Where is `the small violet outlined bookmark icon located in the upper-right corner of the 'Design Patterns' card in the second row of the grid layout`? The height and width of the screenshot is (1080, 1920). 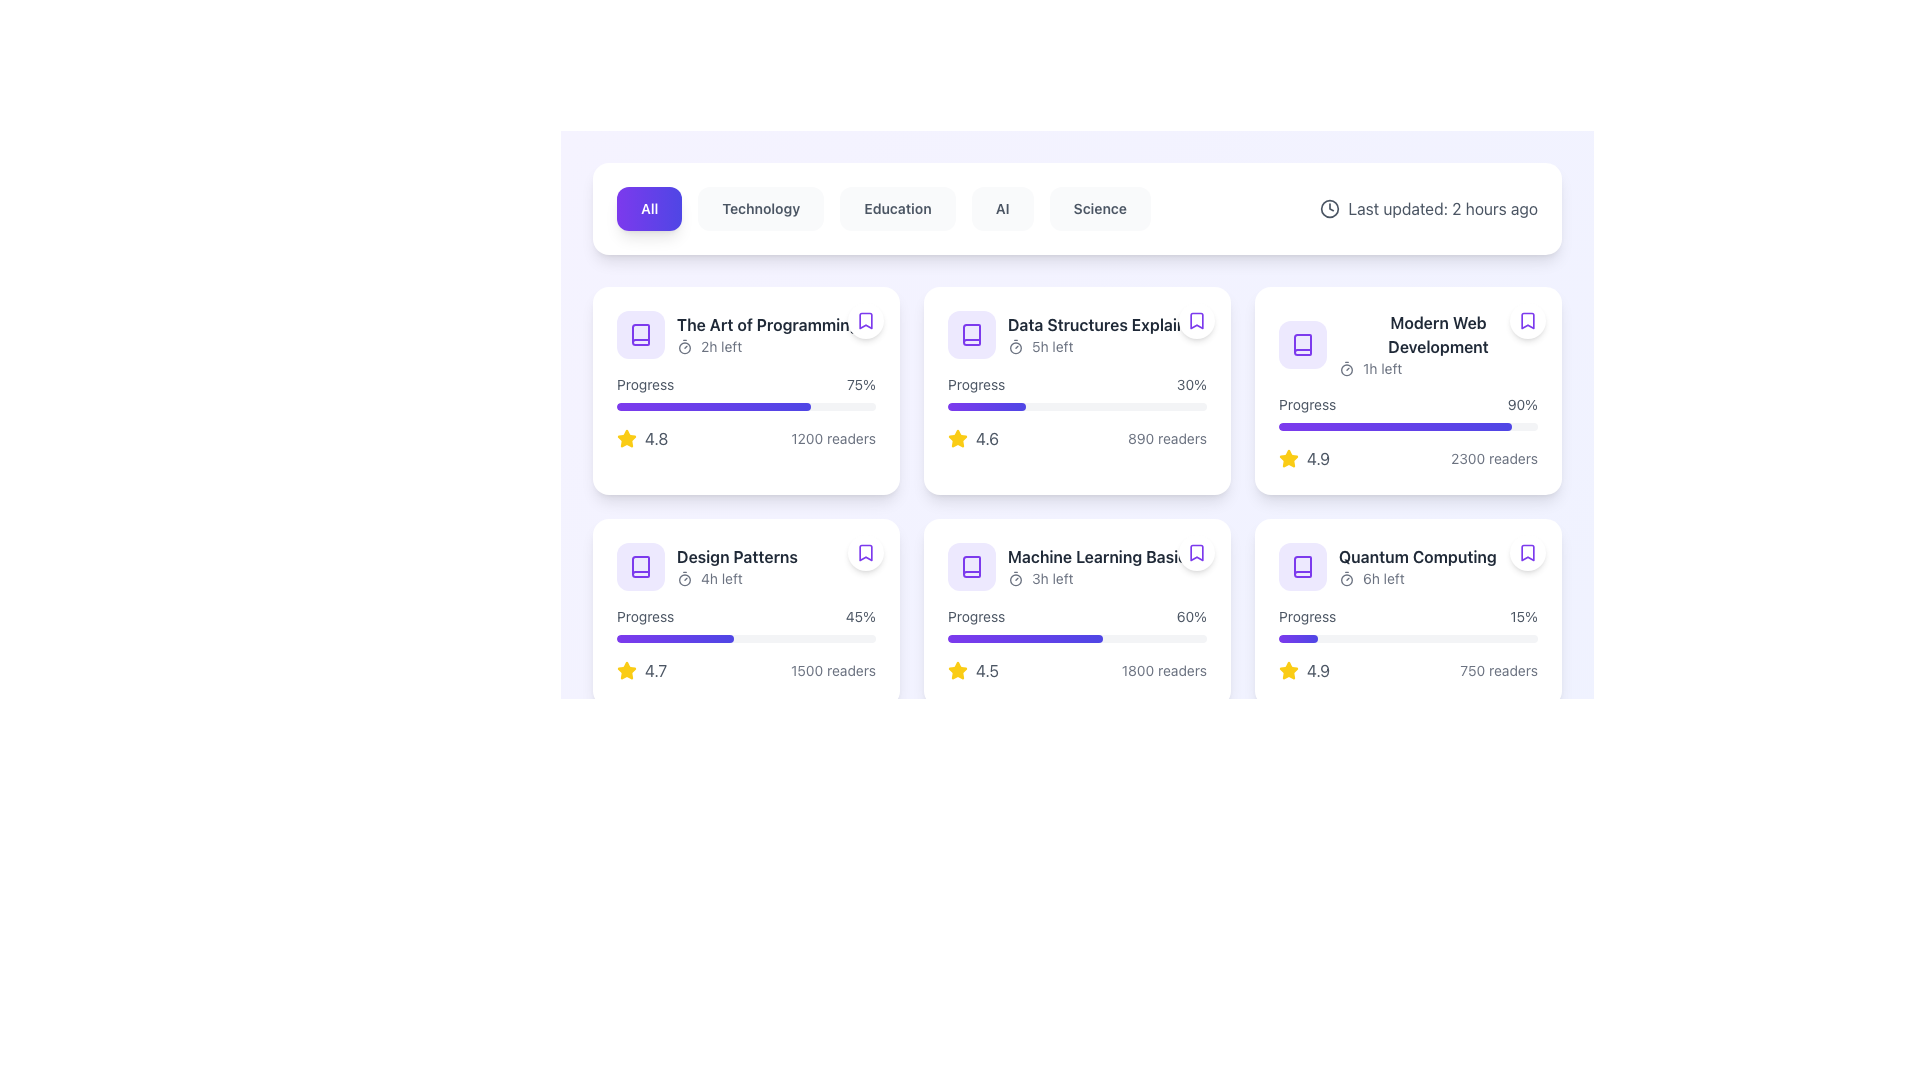
the small violet outlined bookmark icon located in the upper-right corner of the 'Design Patterns' card in the second row of the grid layout is located at coordinates (865, 552).